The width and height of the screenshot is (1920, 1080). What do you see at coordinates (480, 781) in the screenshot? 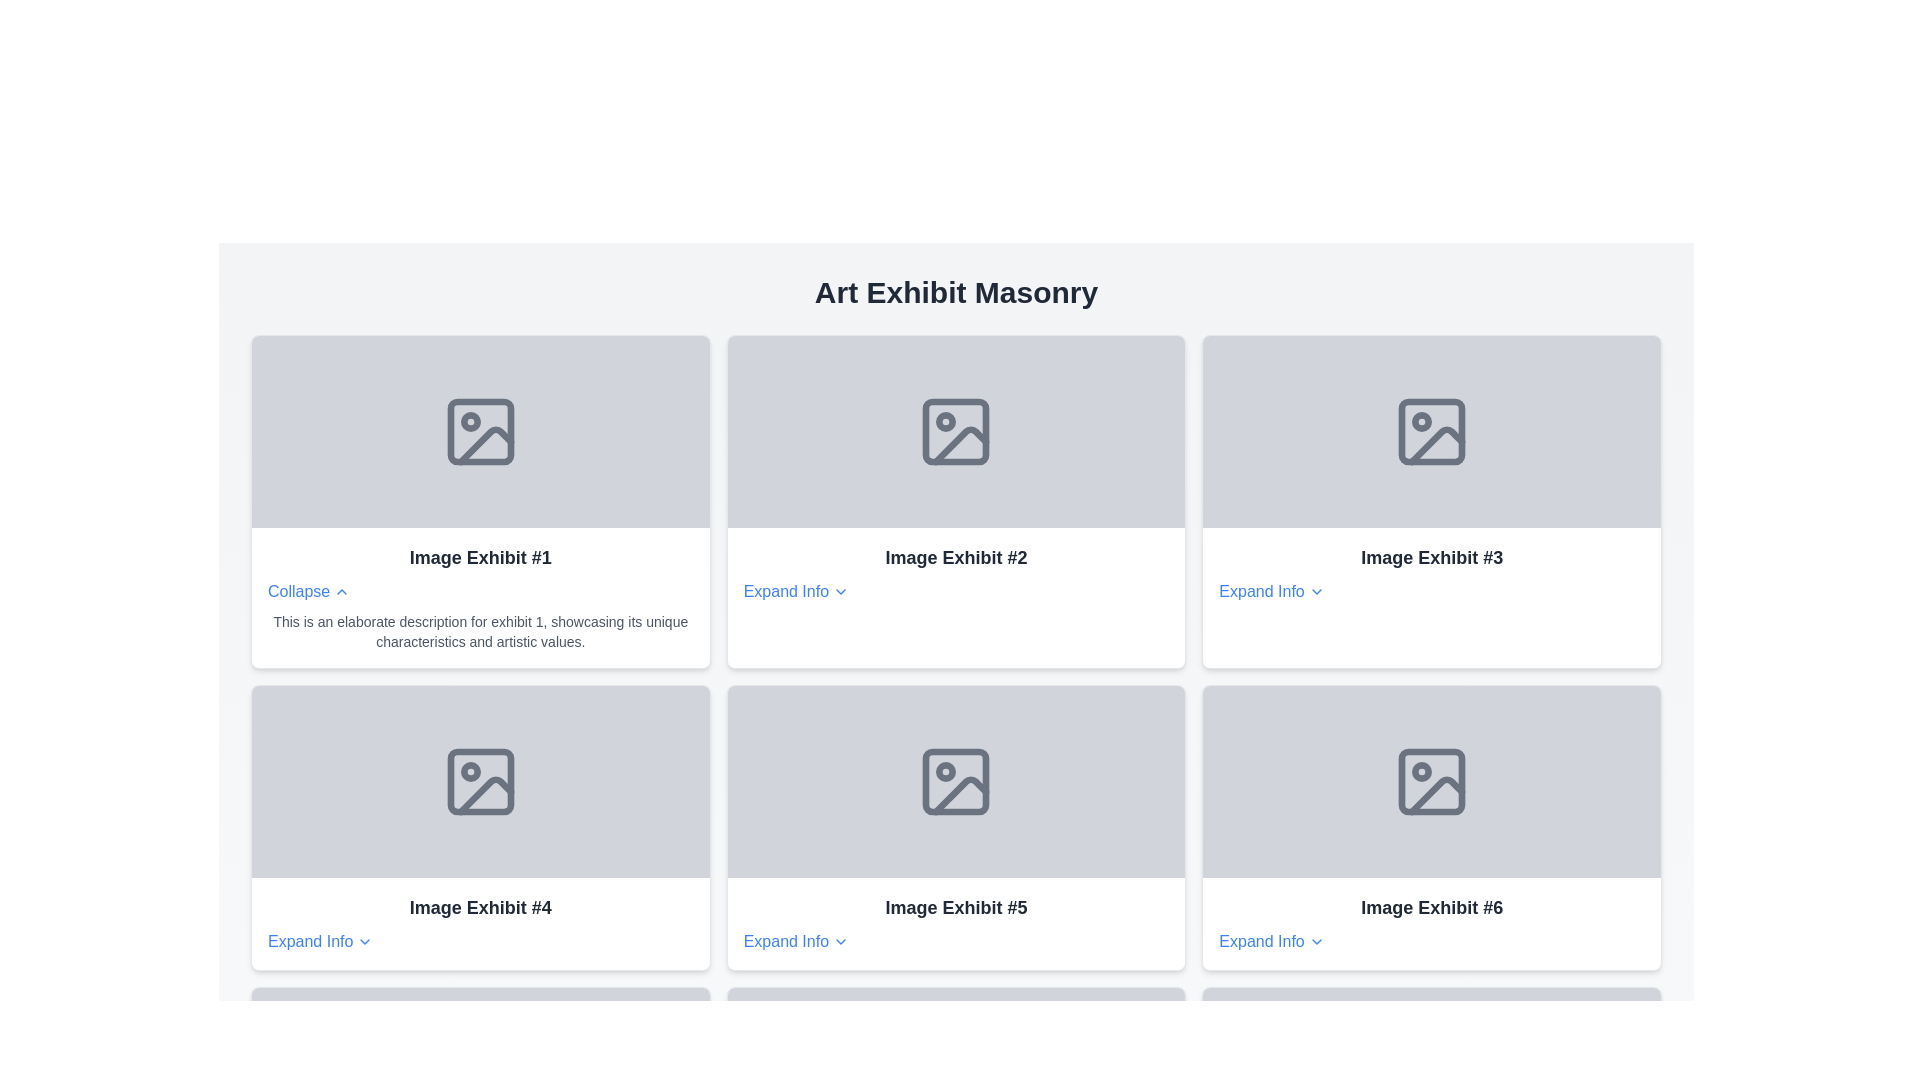
I see `the gray landscape icon with a mountain and sun located in the fourth tile of the grid layout` at bounding box center [480, 781].